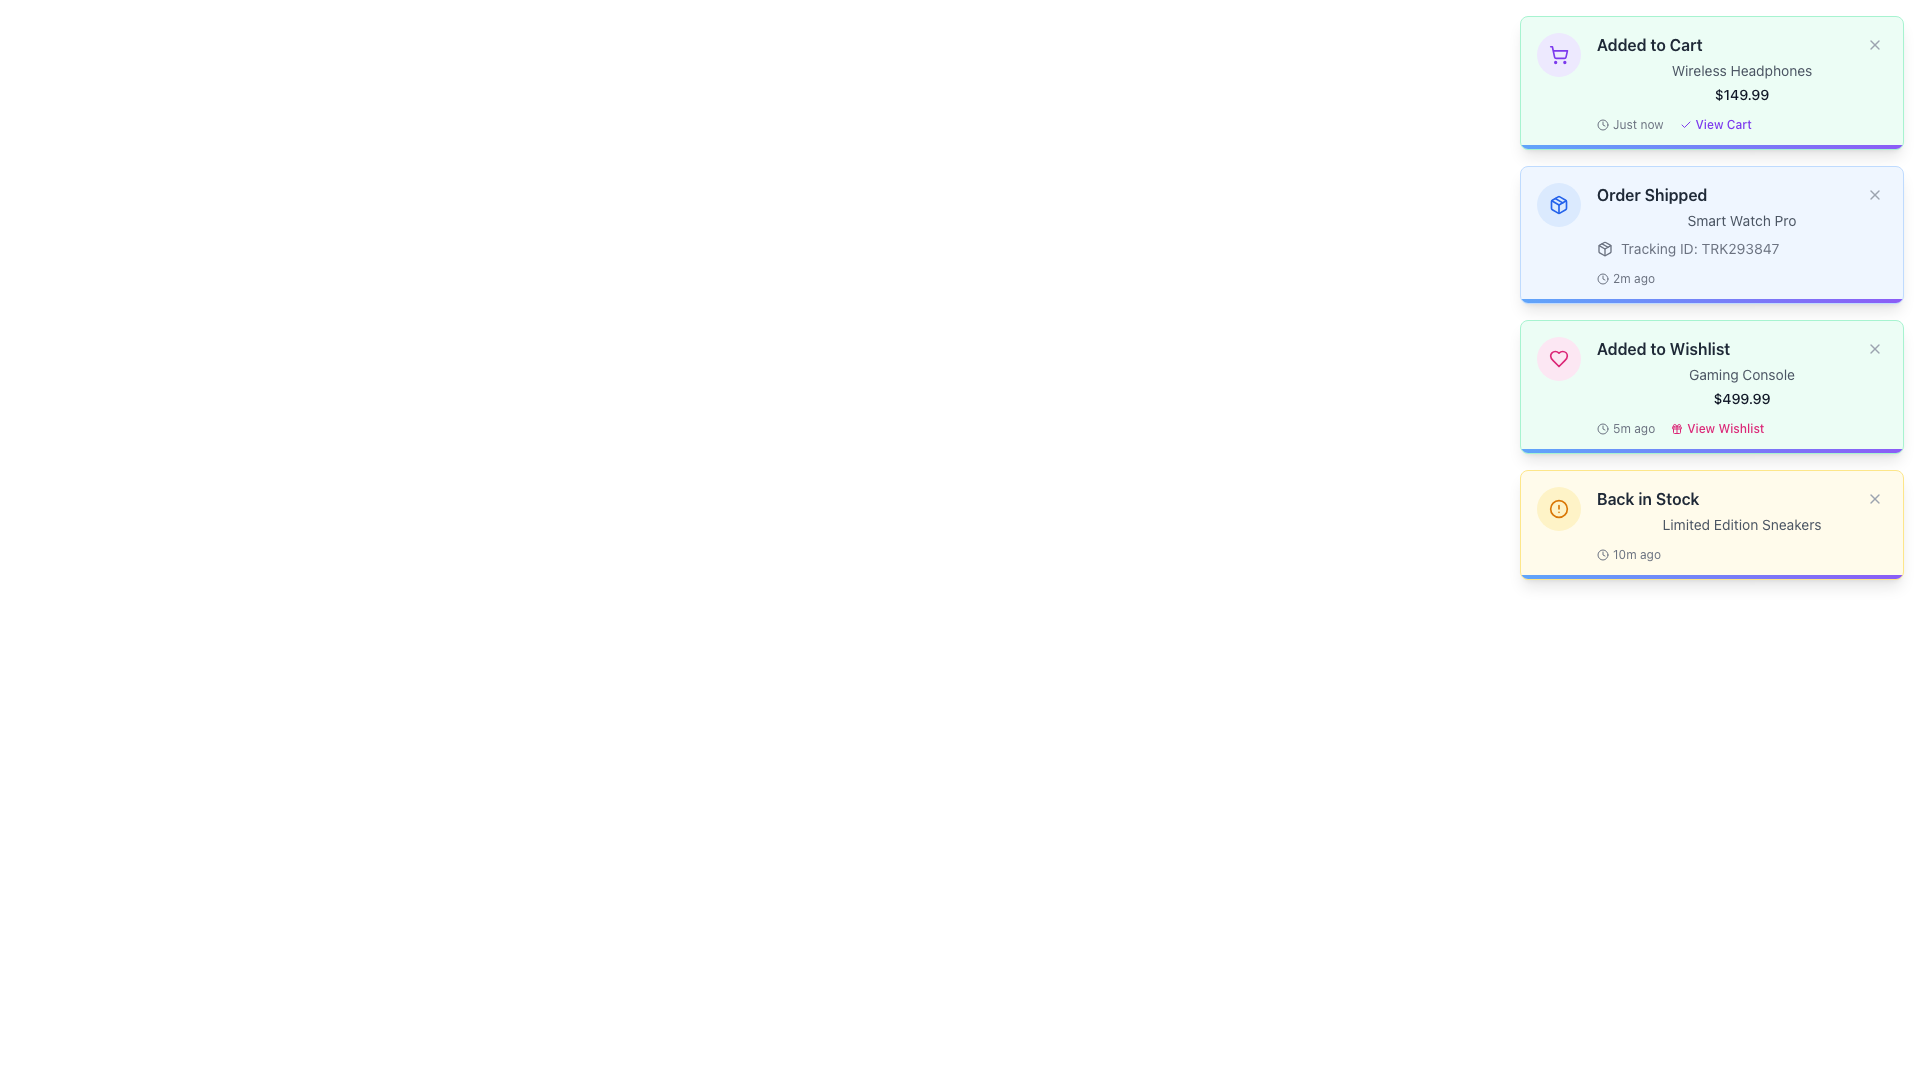 This screenshot has height=1080, width=1920. Describe the element at coordinates (1603, 427) in the screenshot. I see `the Clock icon located to the left of the '5m ago' text in the 'Added to Wishlist' notification card` at that location.